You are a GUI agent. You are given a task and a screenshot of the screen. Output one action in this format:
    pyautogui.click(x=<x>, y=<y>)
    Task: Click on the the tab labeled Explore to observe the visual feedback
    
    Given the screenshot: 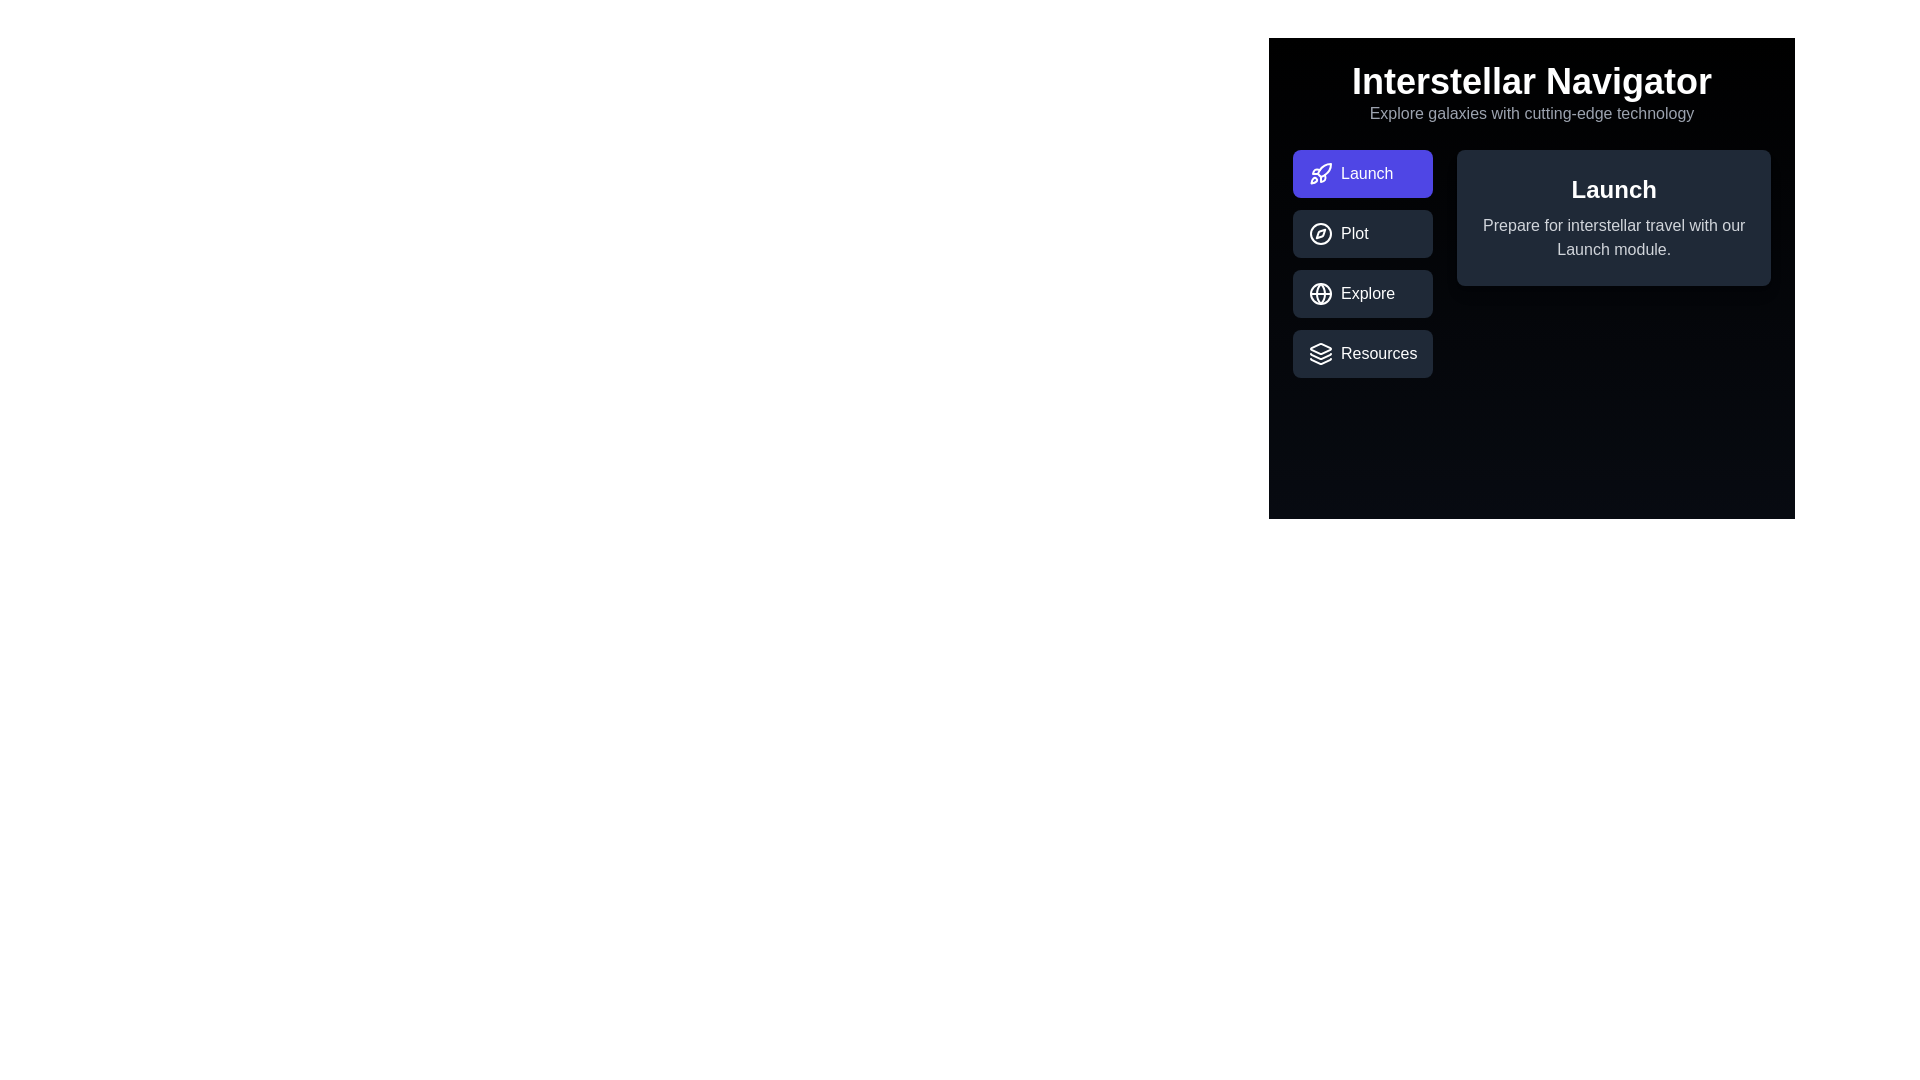 What is the action you would take?
    pyautogui.click(x=1362, y=293)
    